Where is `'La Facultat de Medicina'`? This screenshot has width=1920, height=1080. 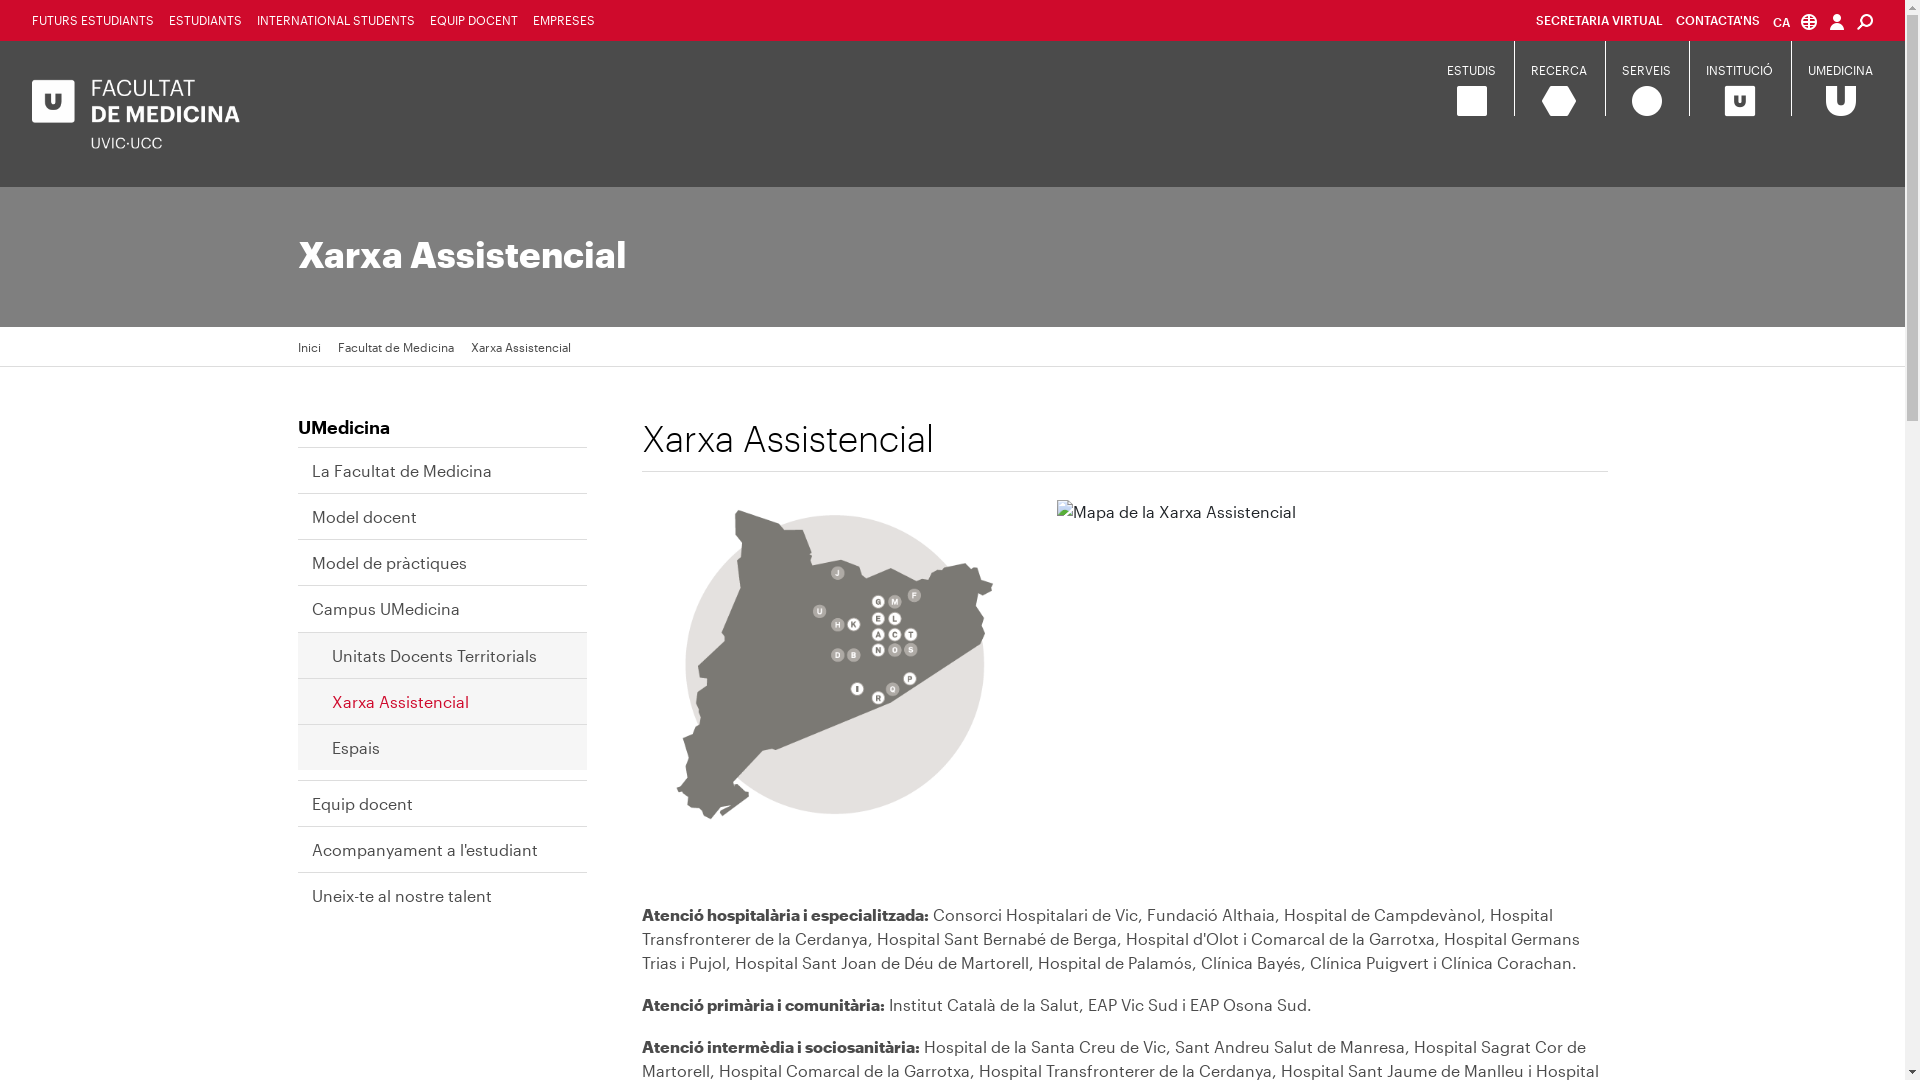 'La Facultat de Medicina' is located at coordinates (411, 470).